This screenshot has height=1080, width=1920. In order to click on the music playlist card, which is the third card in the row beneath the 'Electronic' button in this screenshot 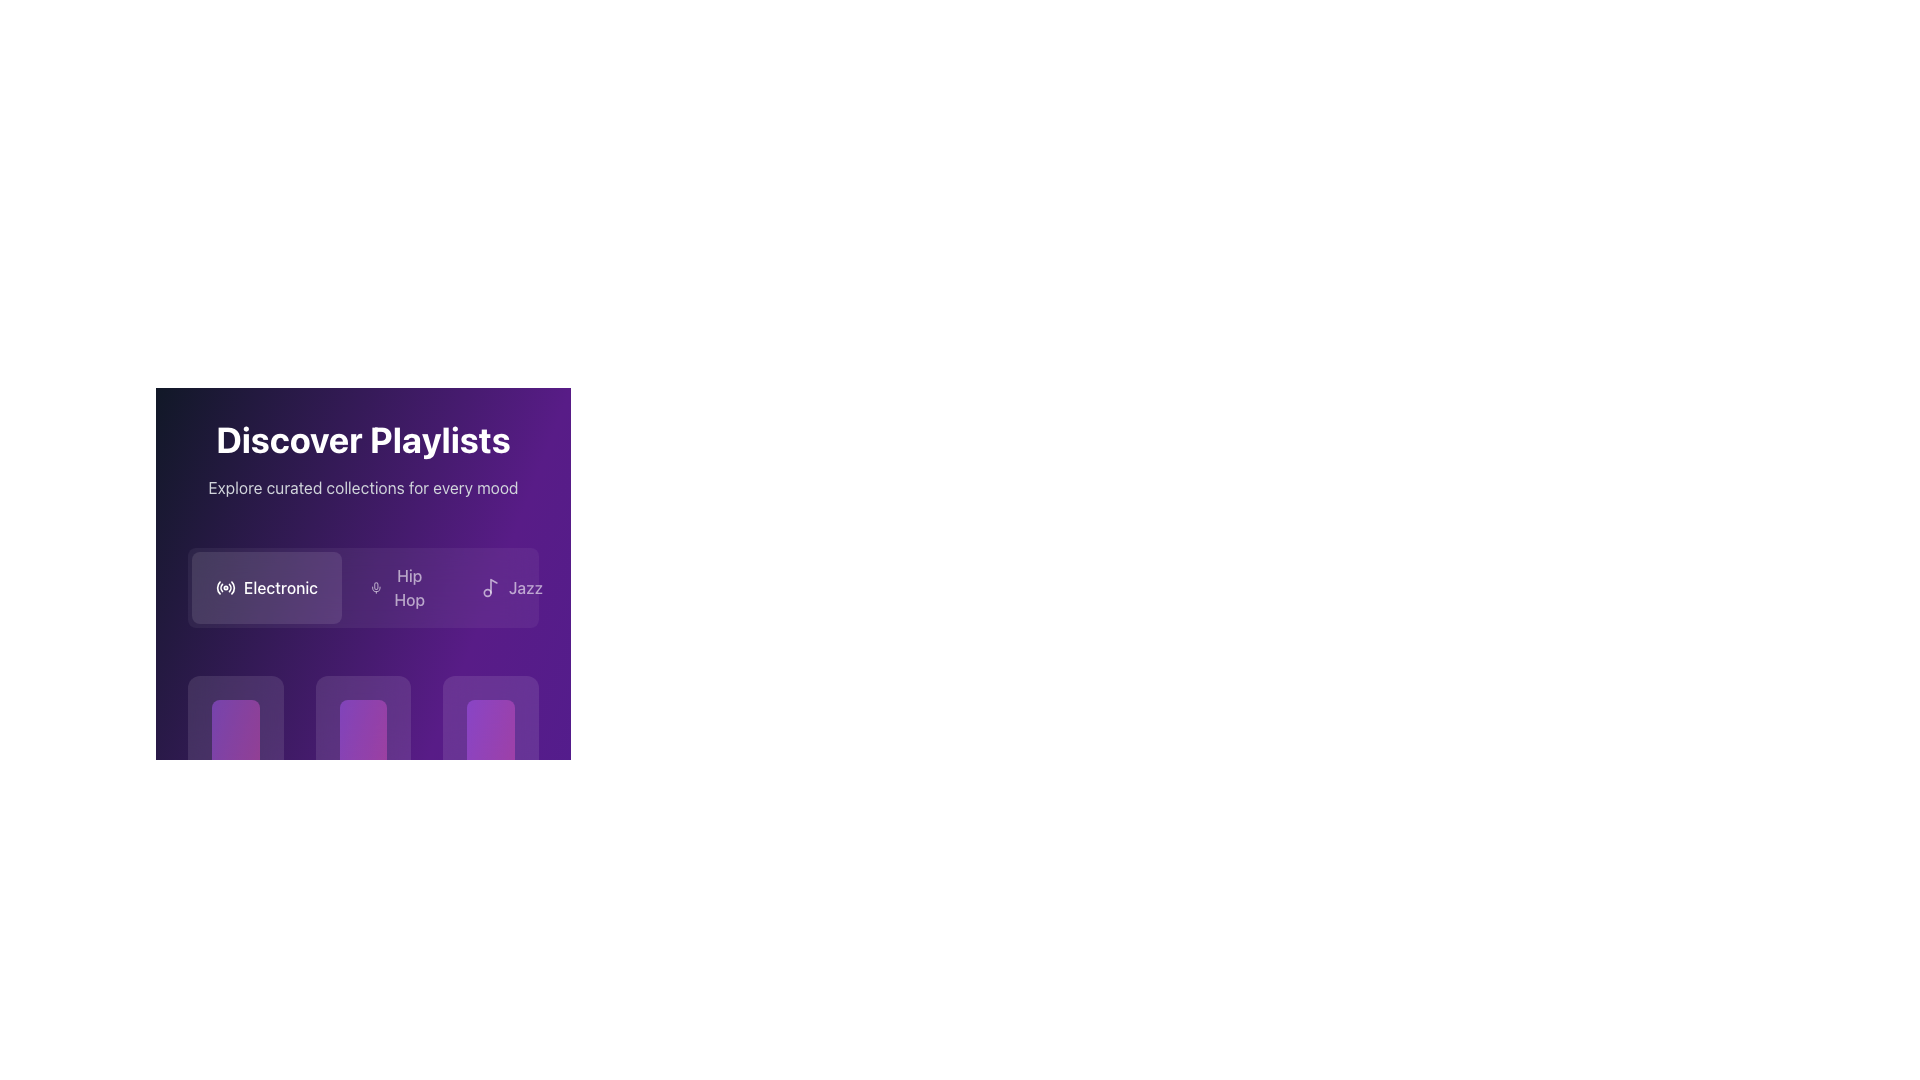, I will do `click(363, 794)`.